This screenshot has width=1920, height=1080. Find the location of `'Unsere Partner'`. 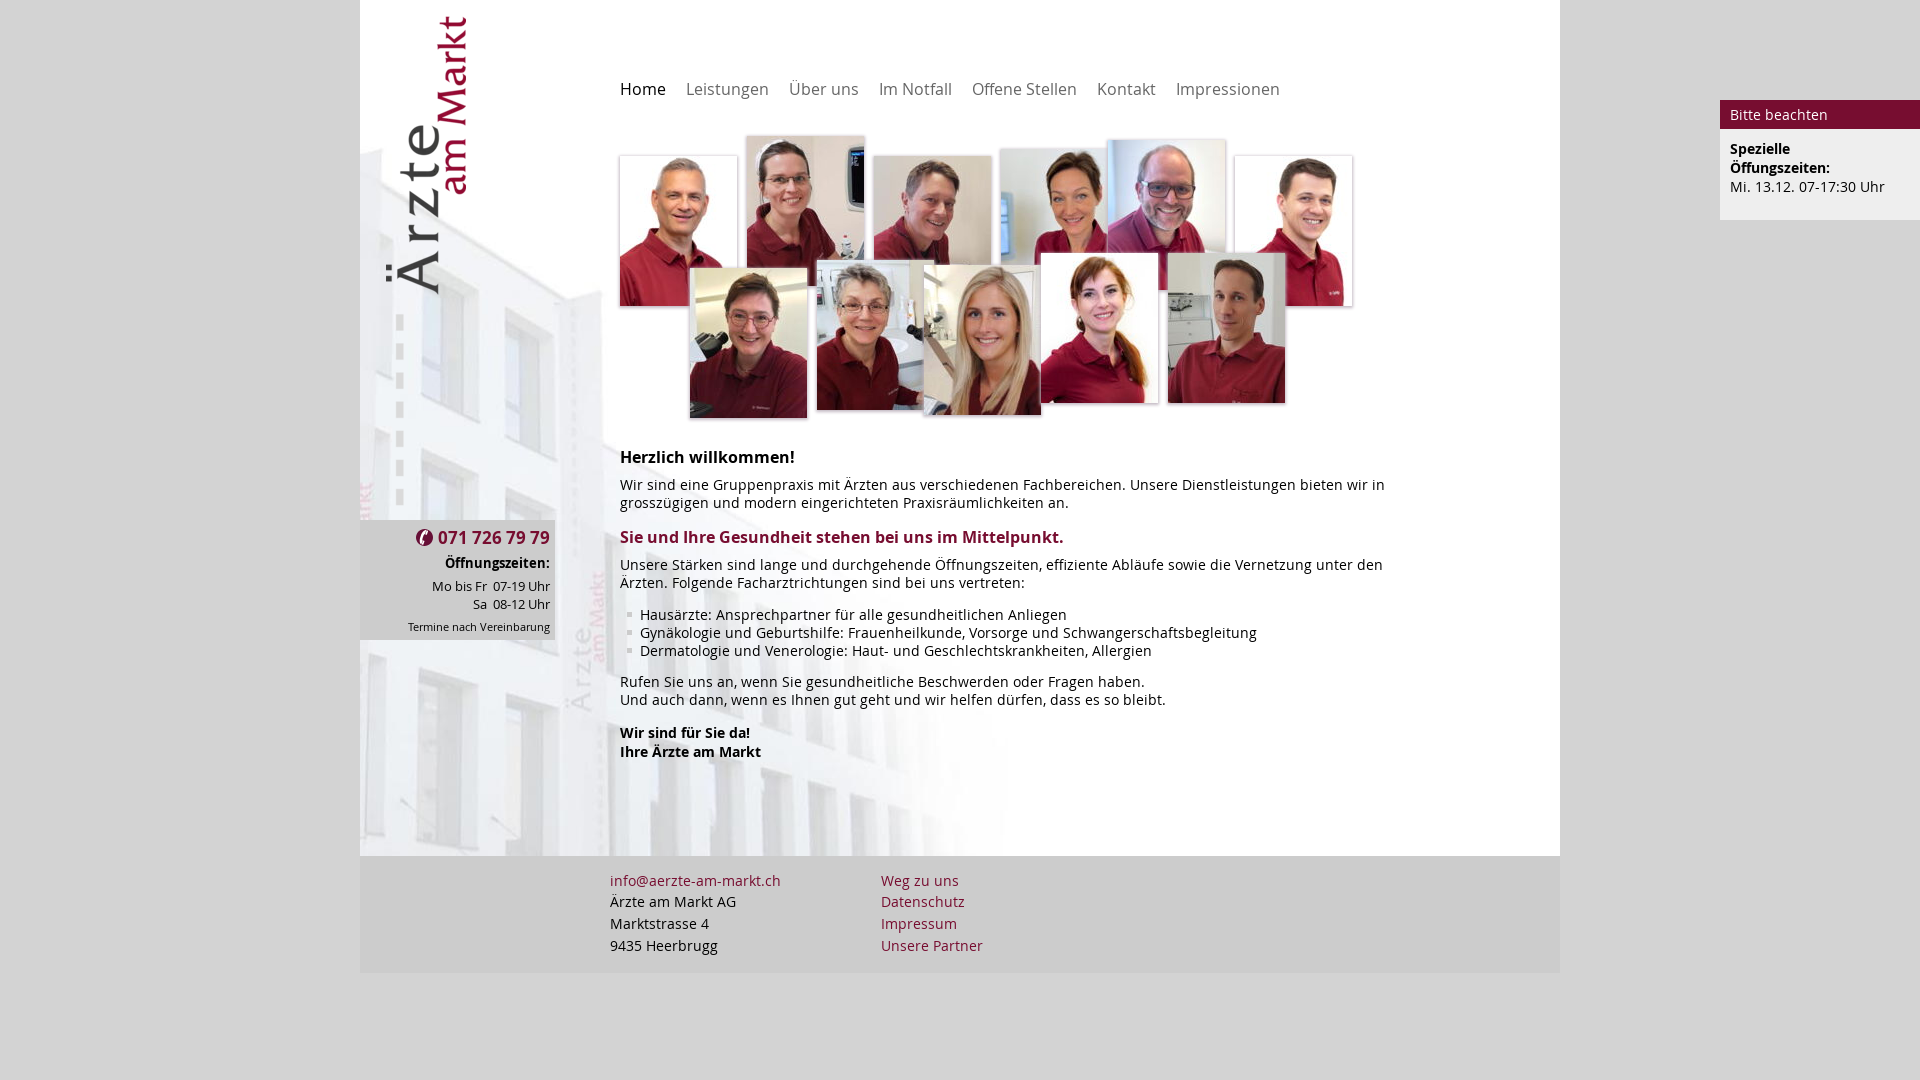

'Unsere Partner' is located at coordinates (930, 946).